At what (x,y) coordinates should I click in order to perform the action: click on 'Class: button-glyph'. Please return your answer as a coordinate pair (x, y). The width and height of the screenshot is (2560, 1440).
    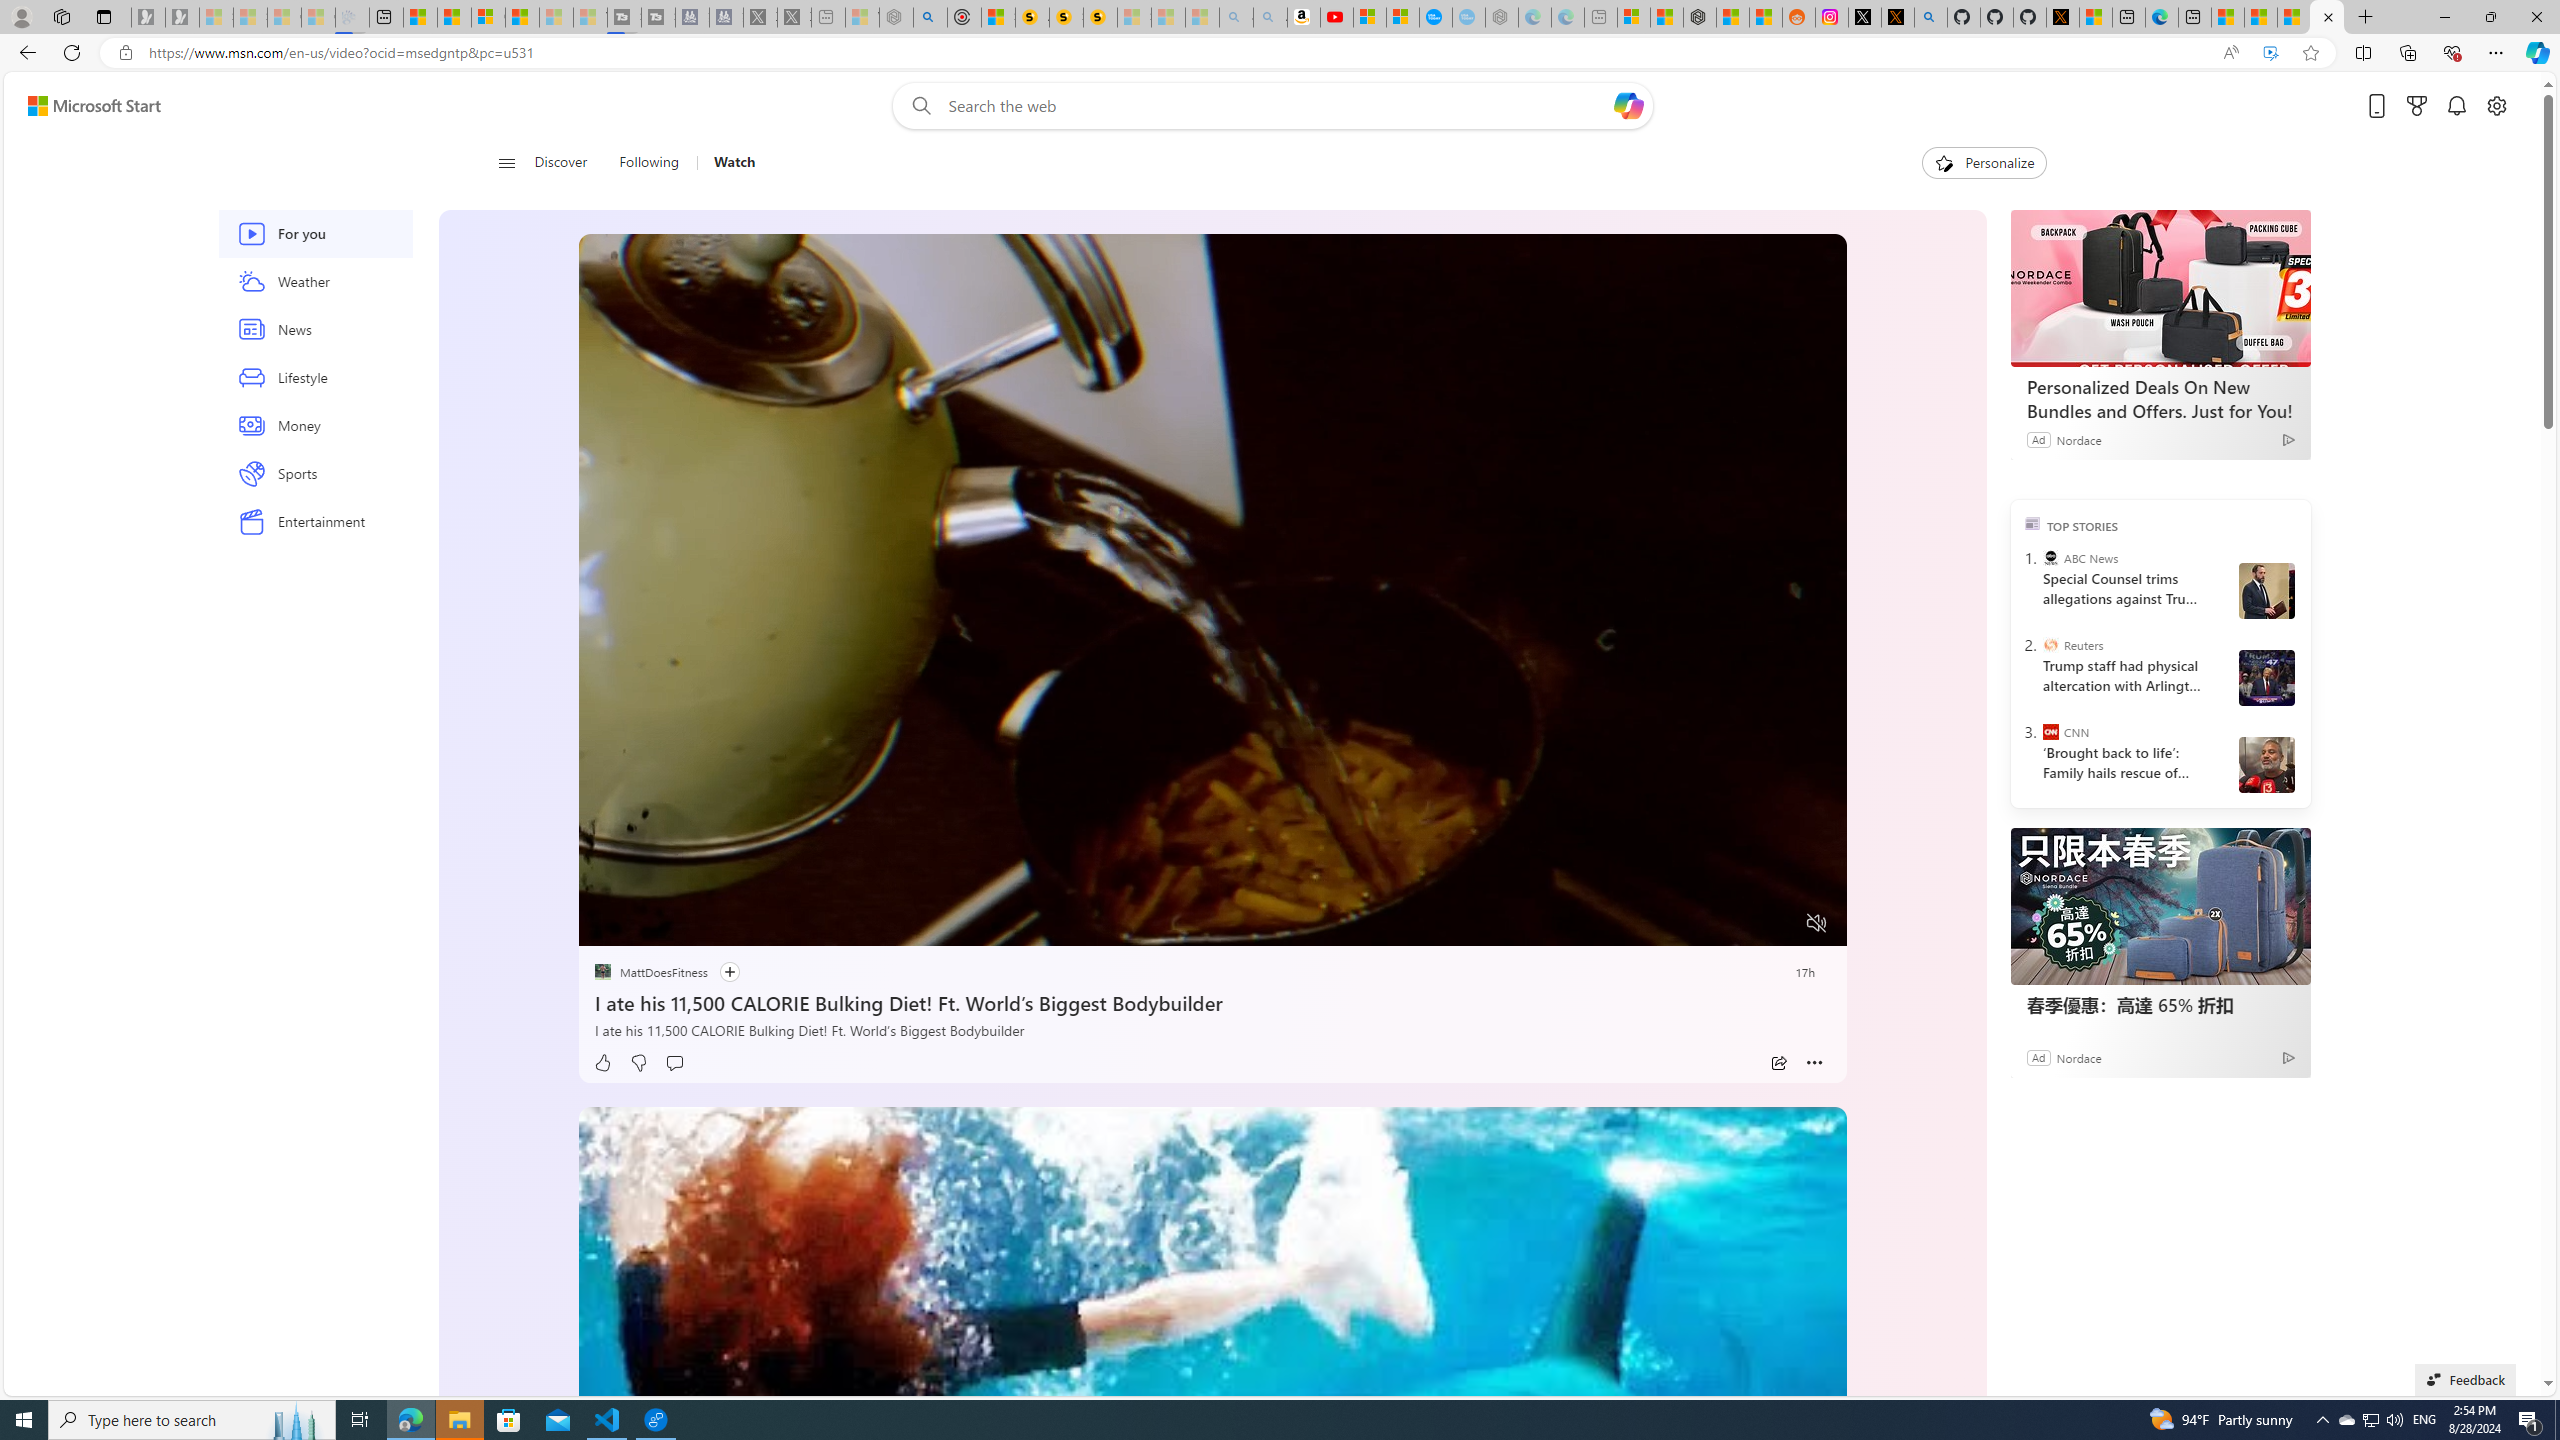
    Looking at the image, I should click on (505, 162).